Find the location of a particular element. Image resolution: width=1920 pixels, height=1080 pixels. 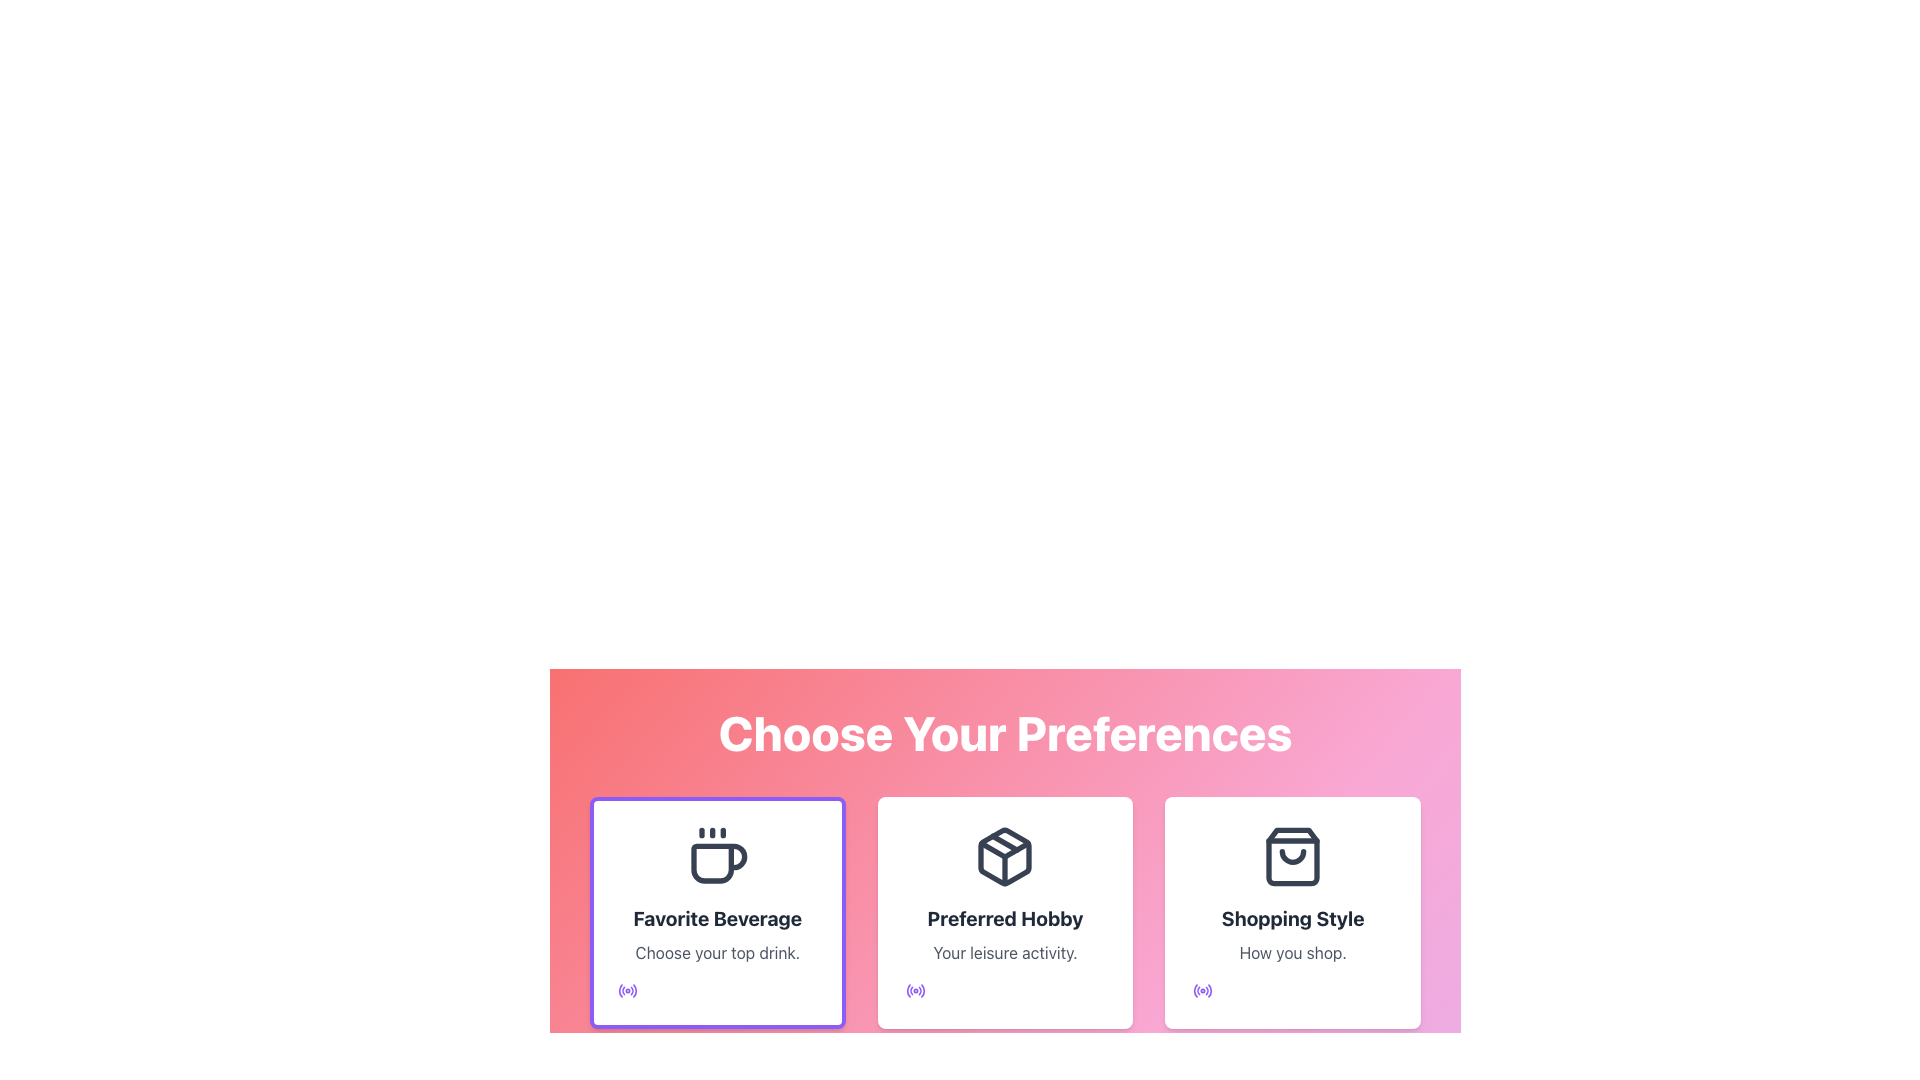

the radio button icon located in the bottom-right part of the 'Shopping Style' card to indicate a preference or choice is located at coordinates (1202, 991).